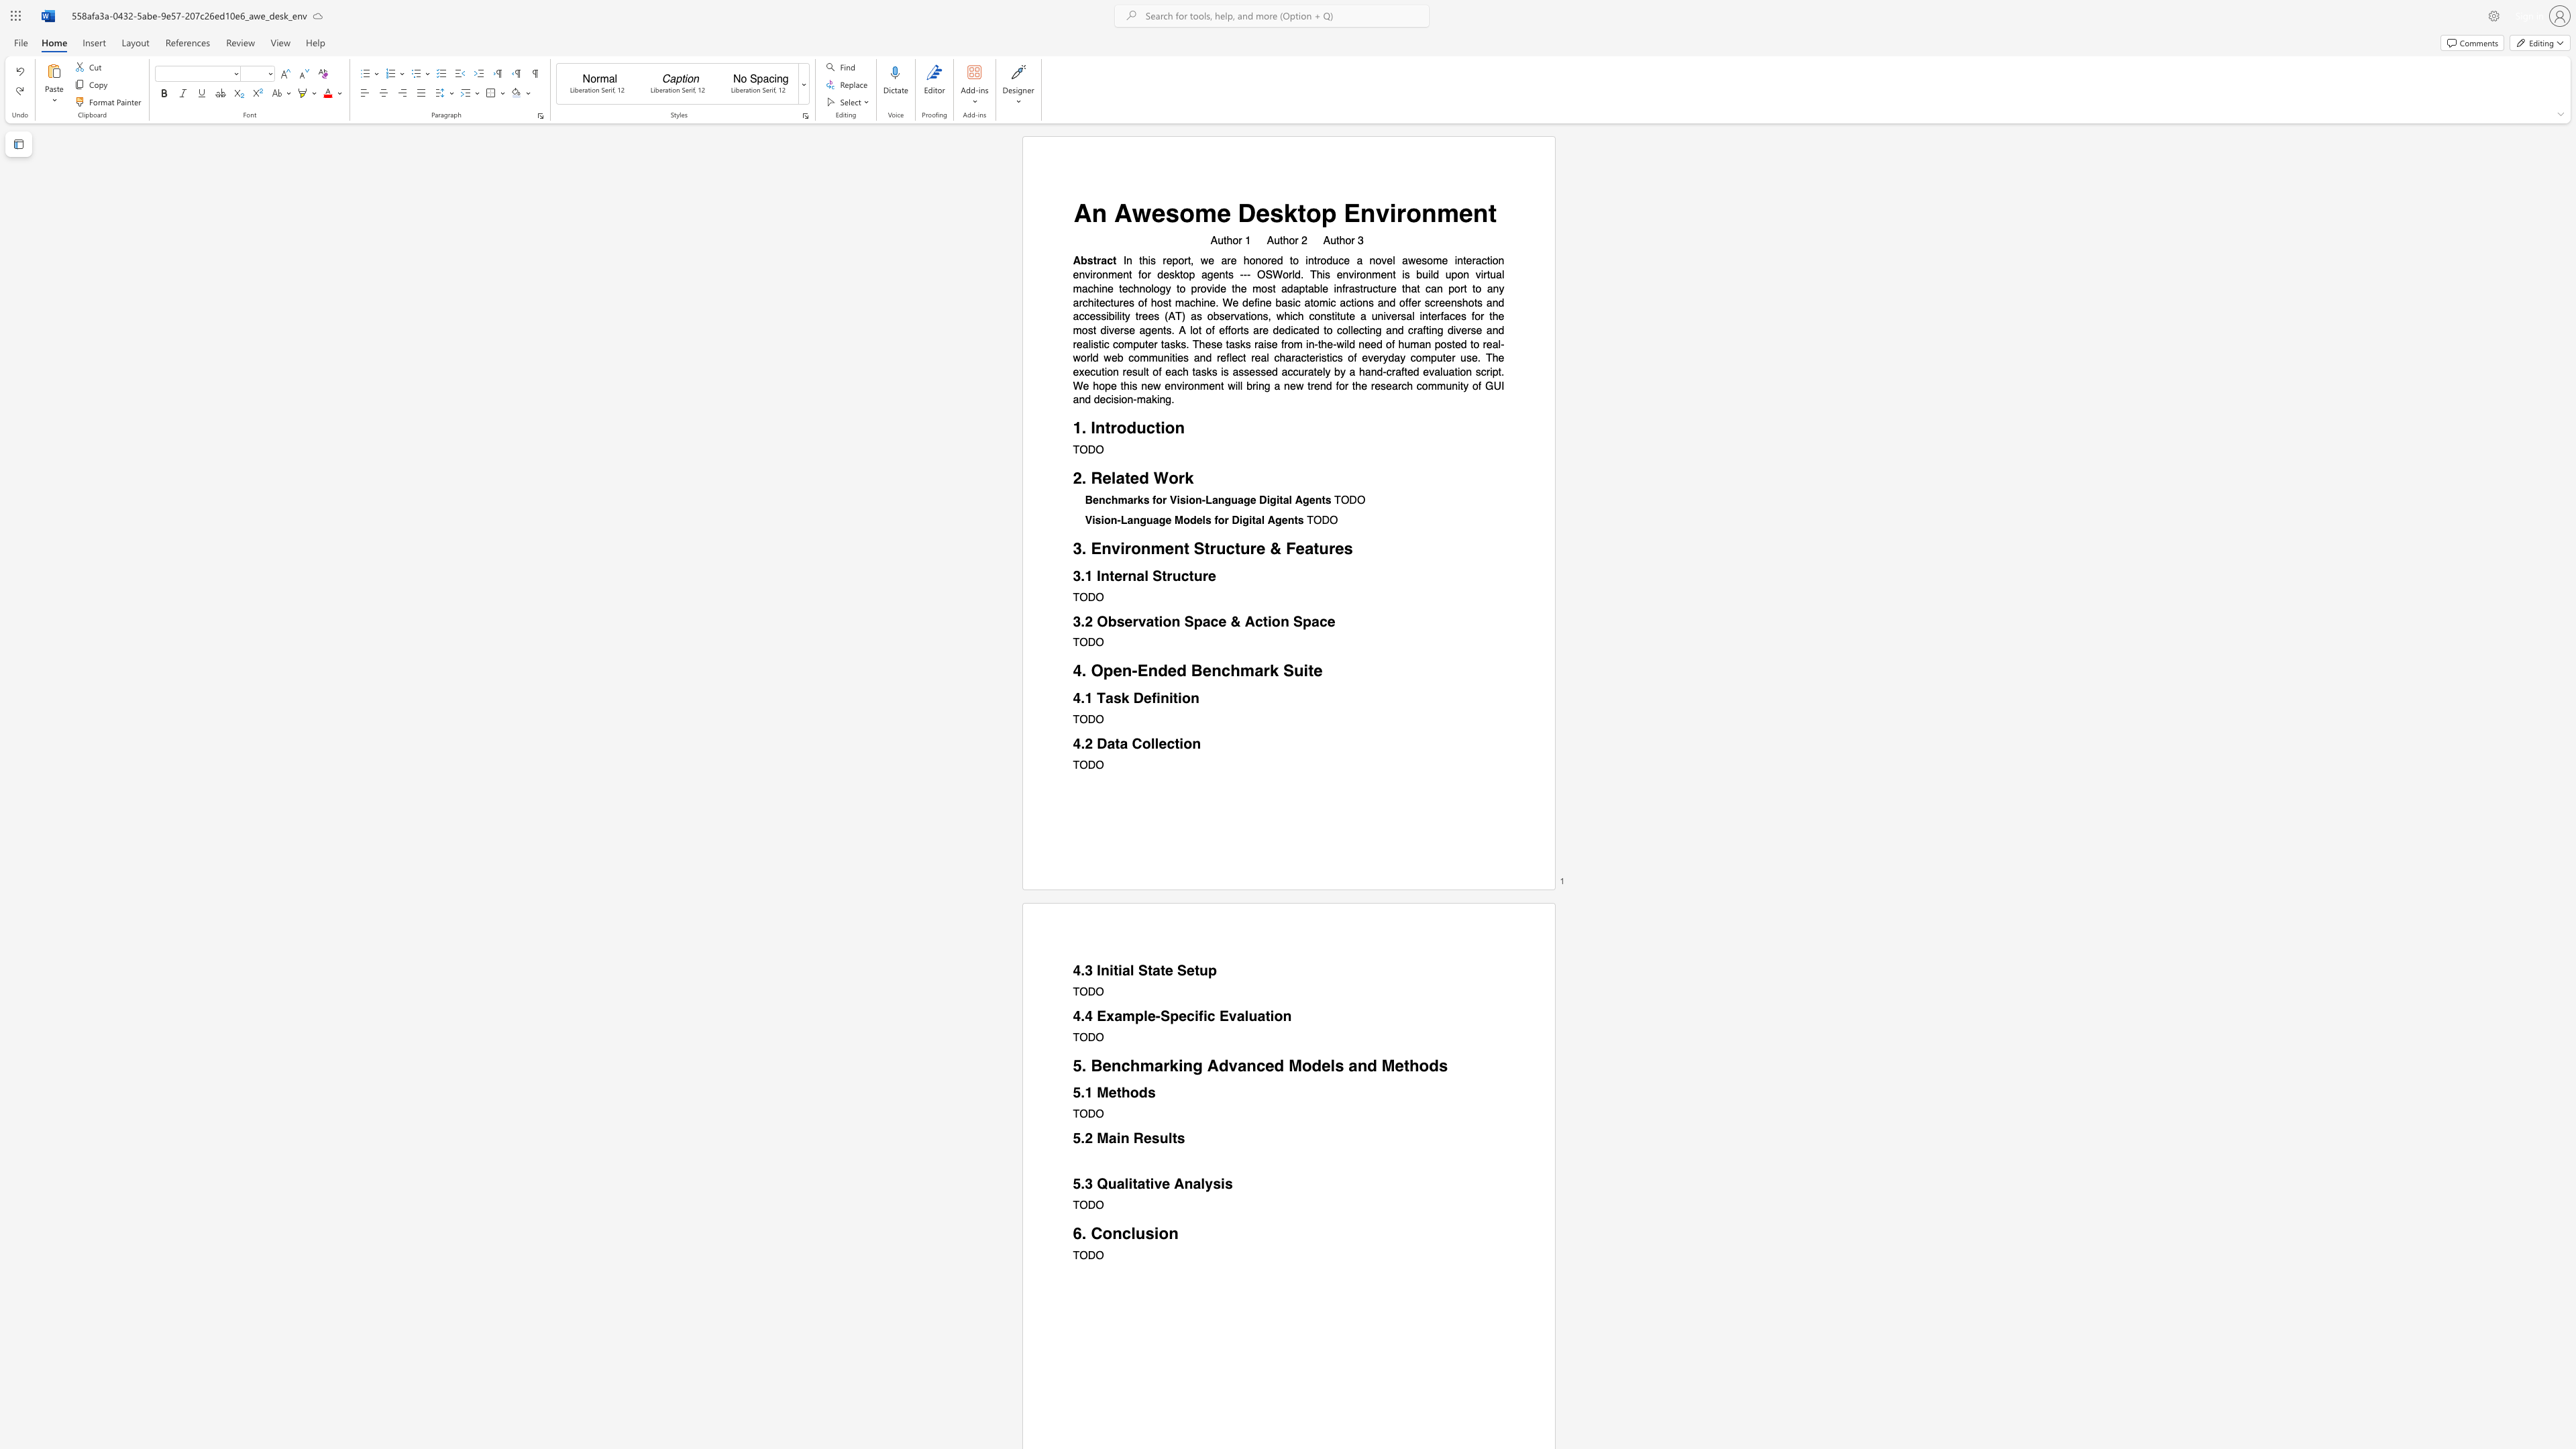  Describe the element at coordinates (1116, 742) in the screenshot. I see `the 1th character "t" in the text` at that location.